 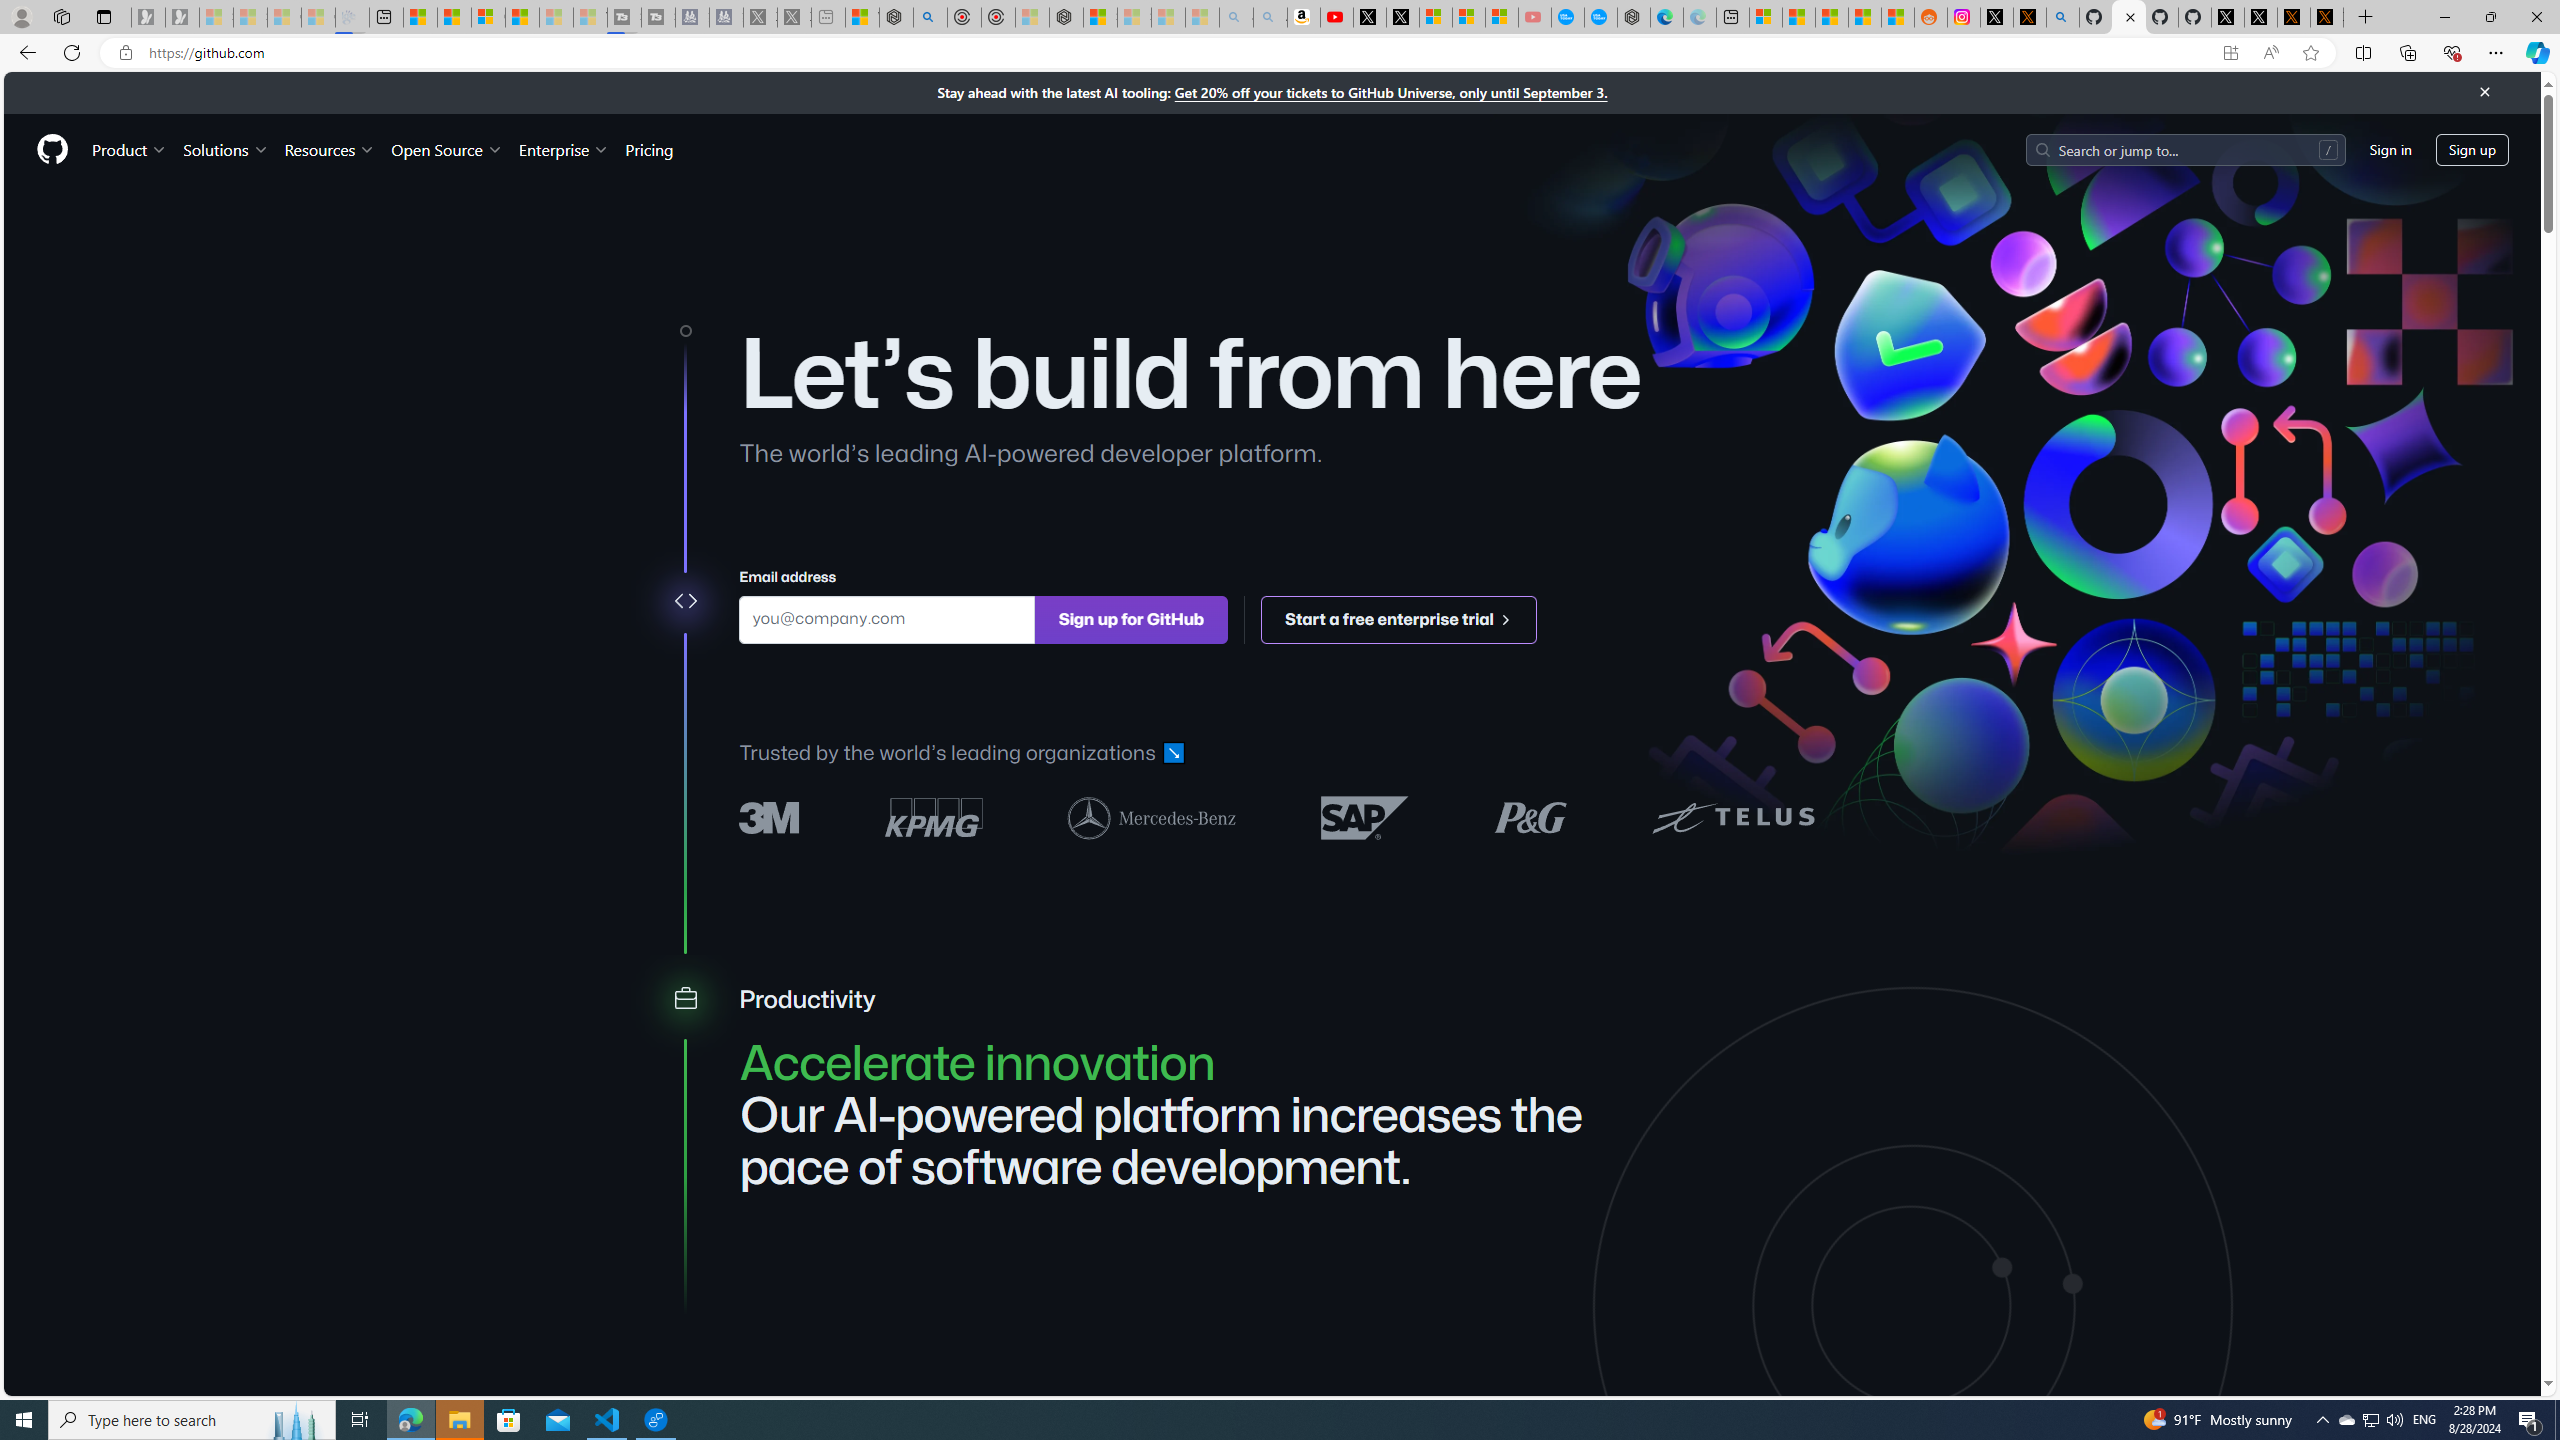 What do you see at coordinates (648, 149) in the screenshot?
I see `'Pricing'` at bounding box center [648, 149].